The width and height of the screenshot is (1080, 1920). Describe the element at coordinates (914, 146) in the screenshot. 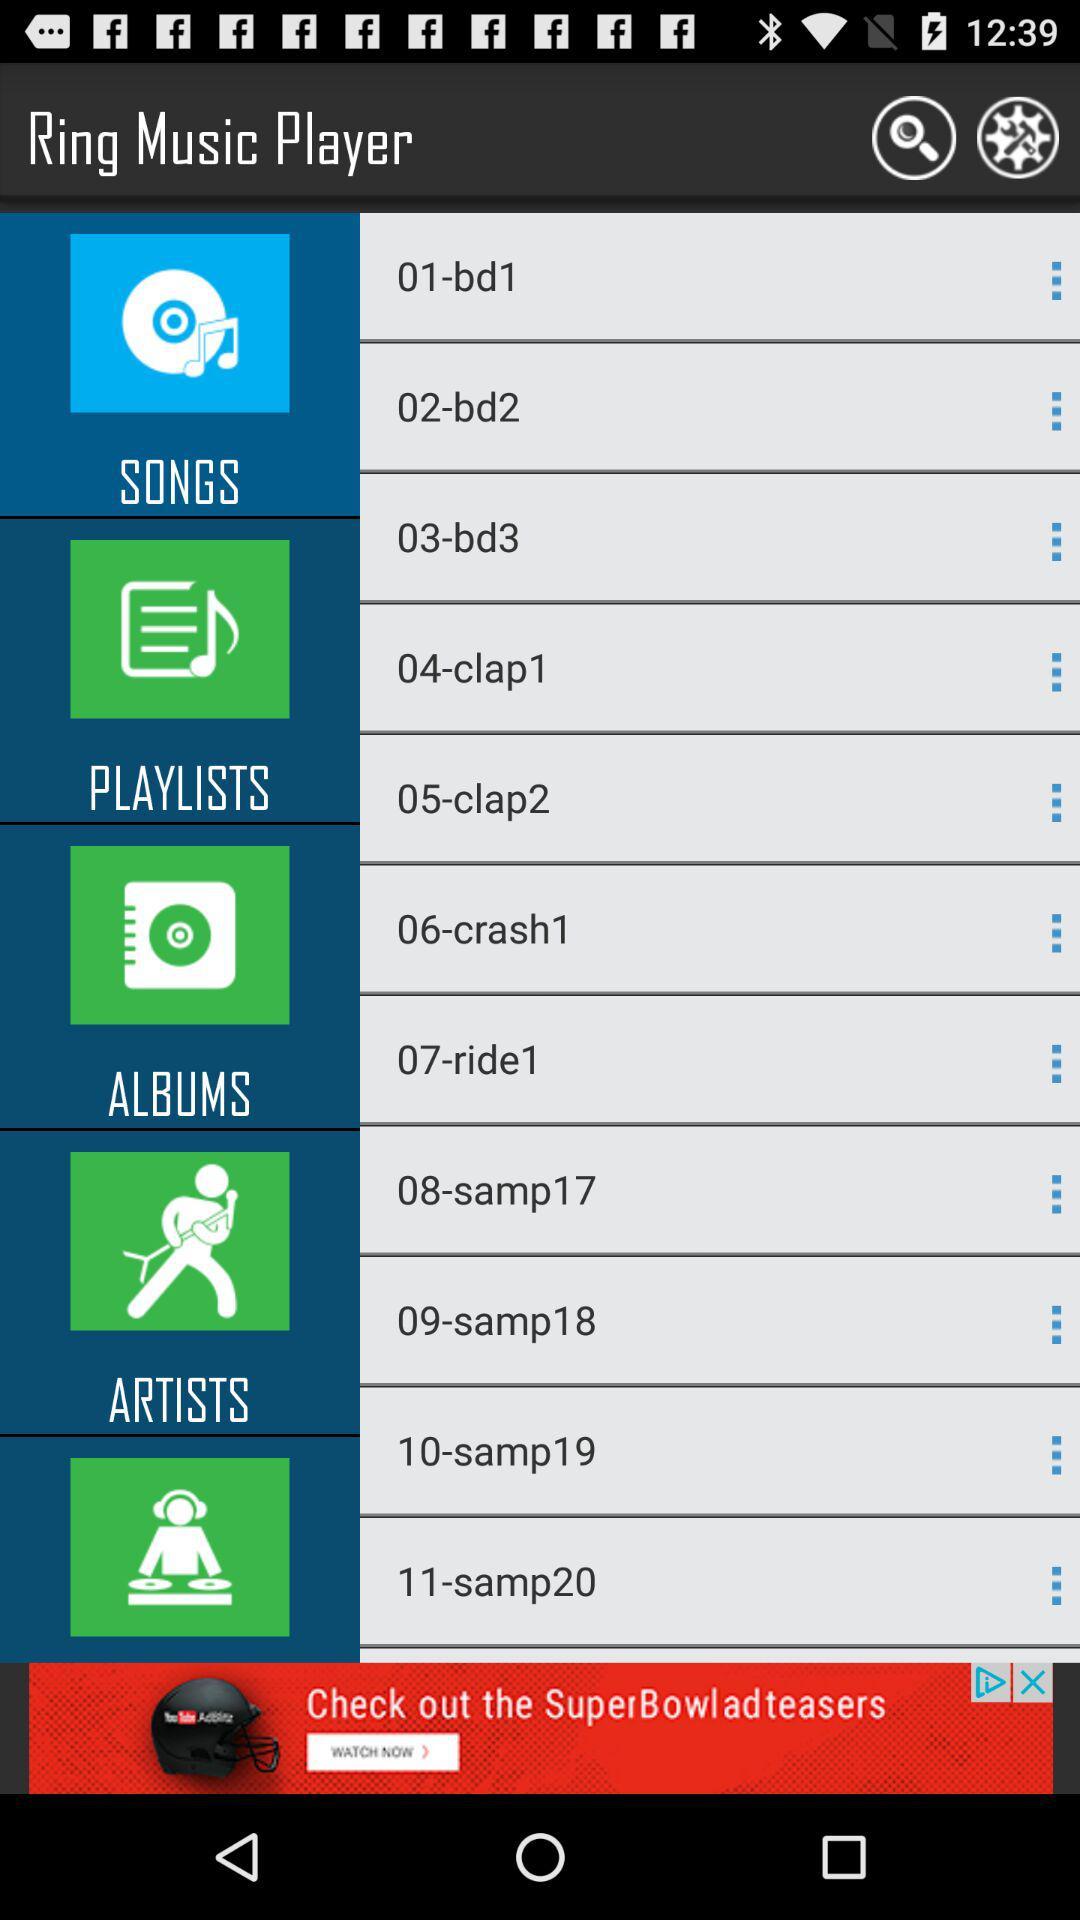

I see `the search icon` at that location.